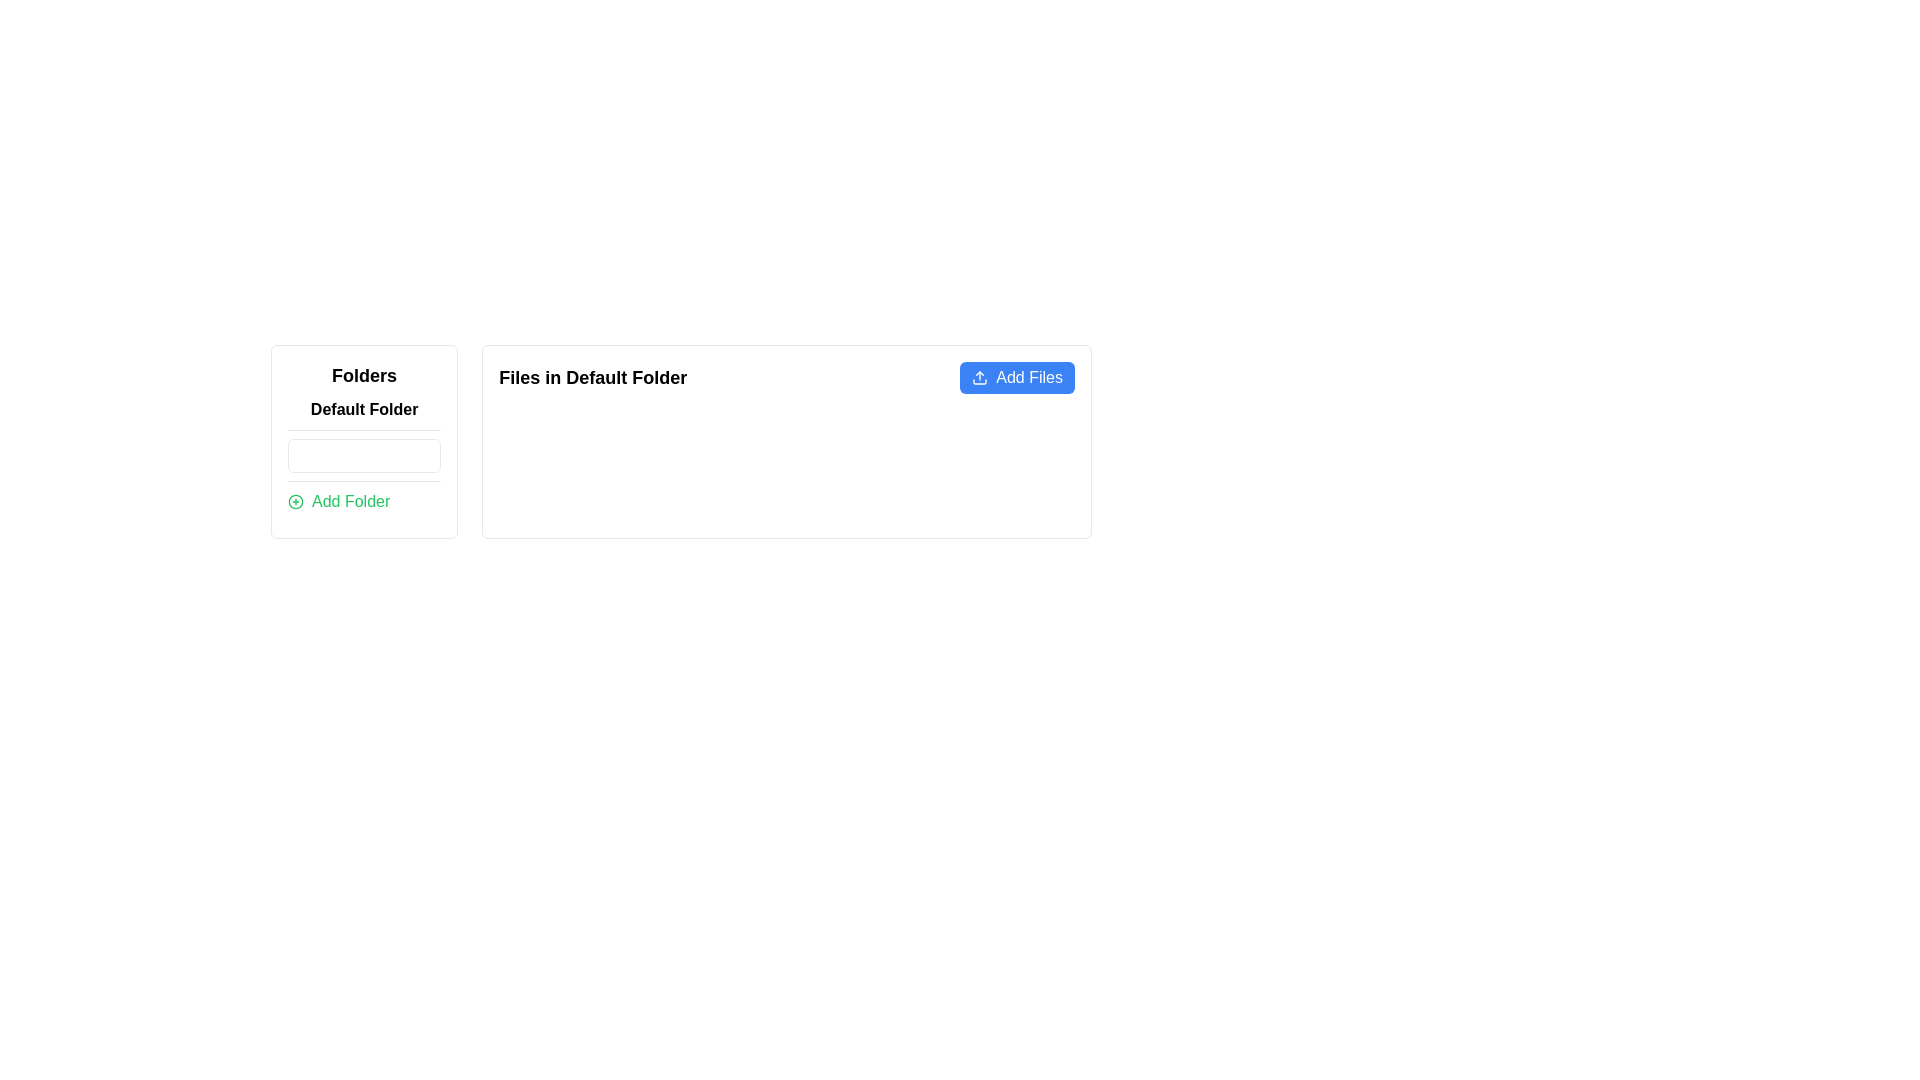 This screenshot has width=1920, height=1080. I want to click on the circular outline Icon Button with a '+' symbol, which is styled in green and is located to the left of the 'Add Folder' text label, so click(295, 500).